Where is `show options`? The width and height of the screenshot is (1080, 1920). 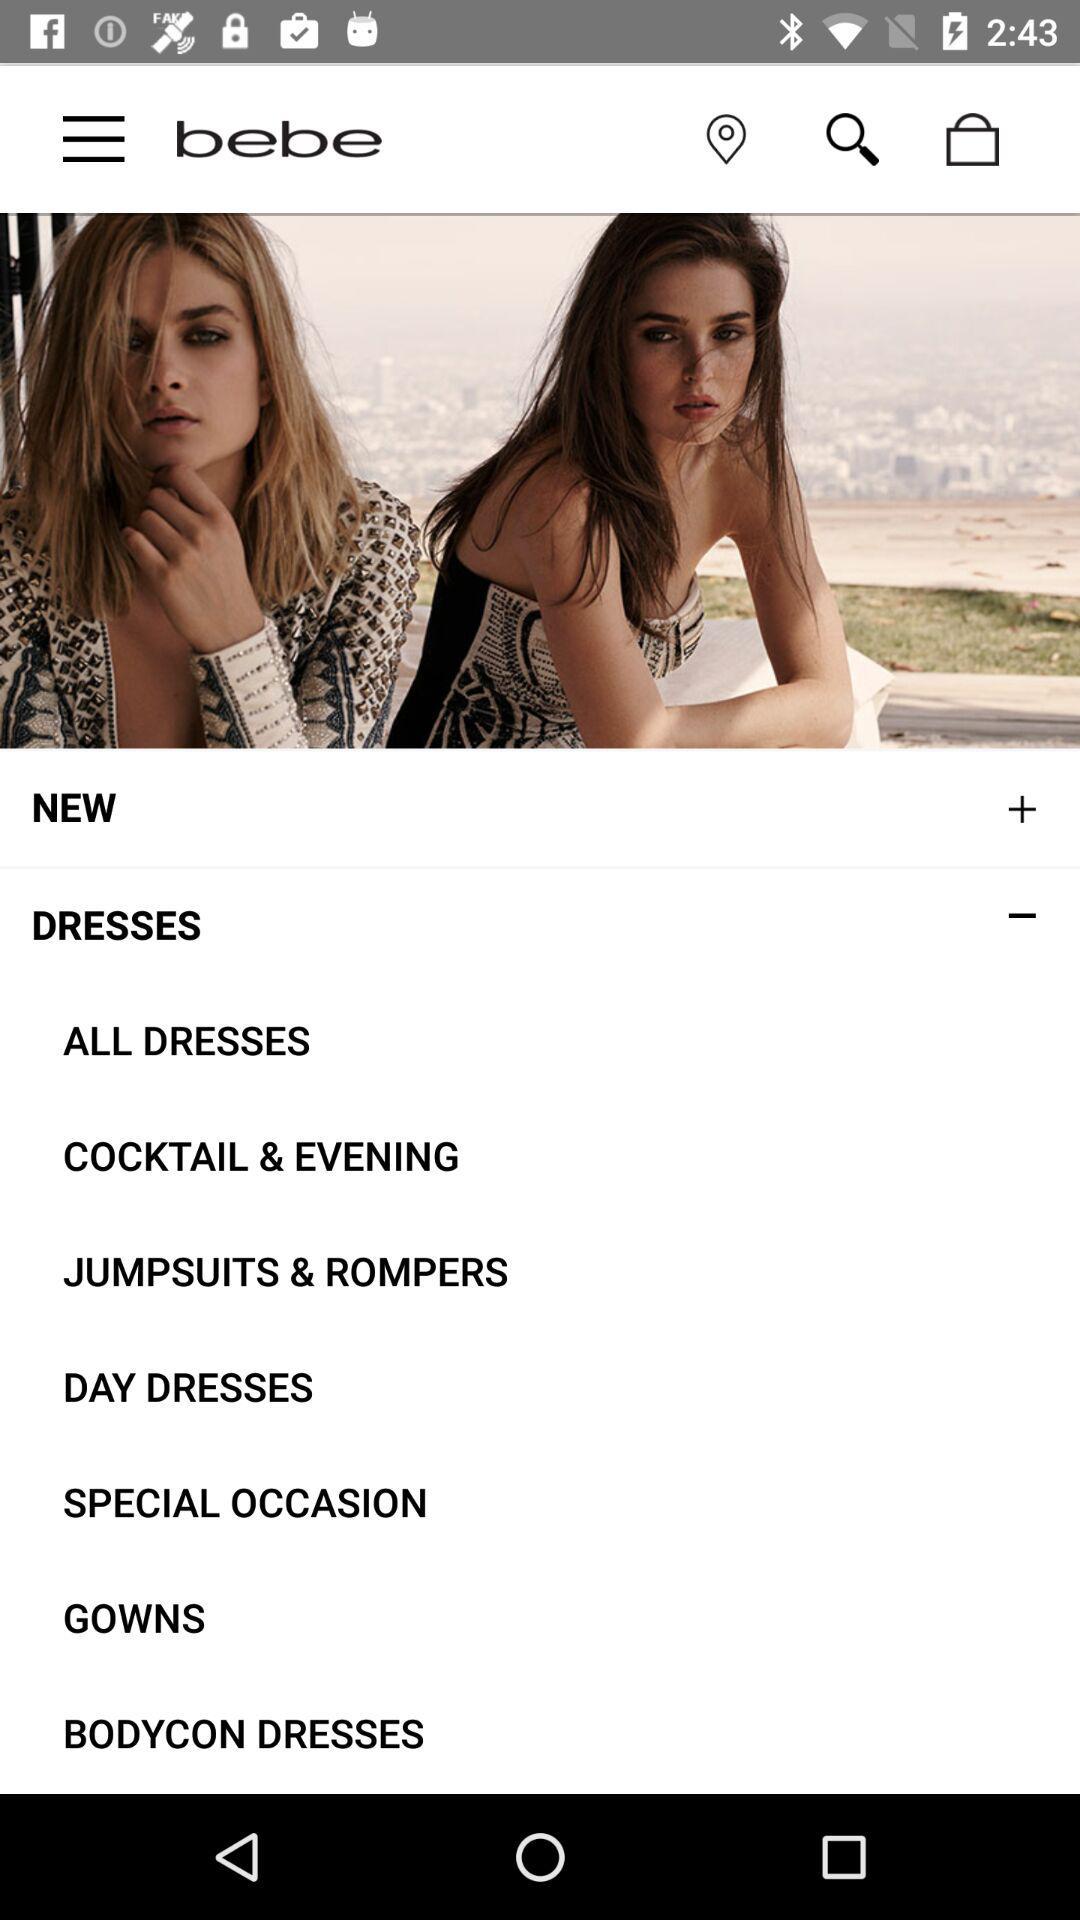
show options is located at coordinates (93, 138).